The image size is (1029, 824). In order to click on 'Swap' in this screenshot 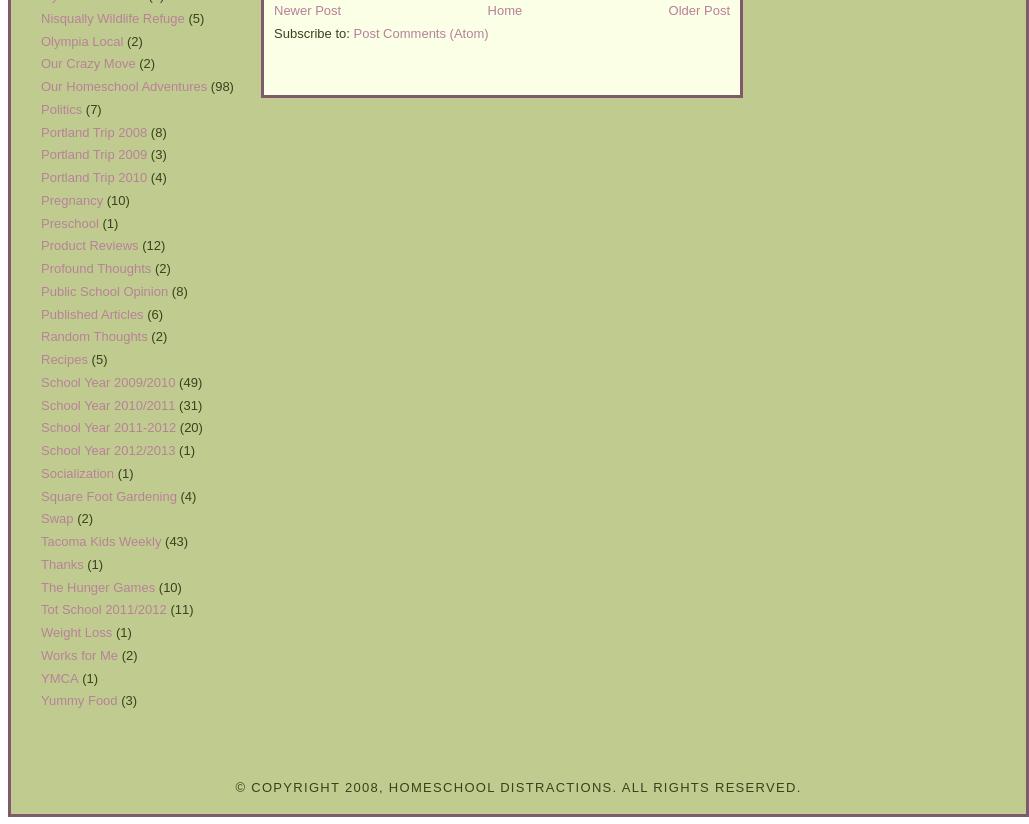, I will do `click(57, 518)`.